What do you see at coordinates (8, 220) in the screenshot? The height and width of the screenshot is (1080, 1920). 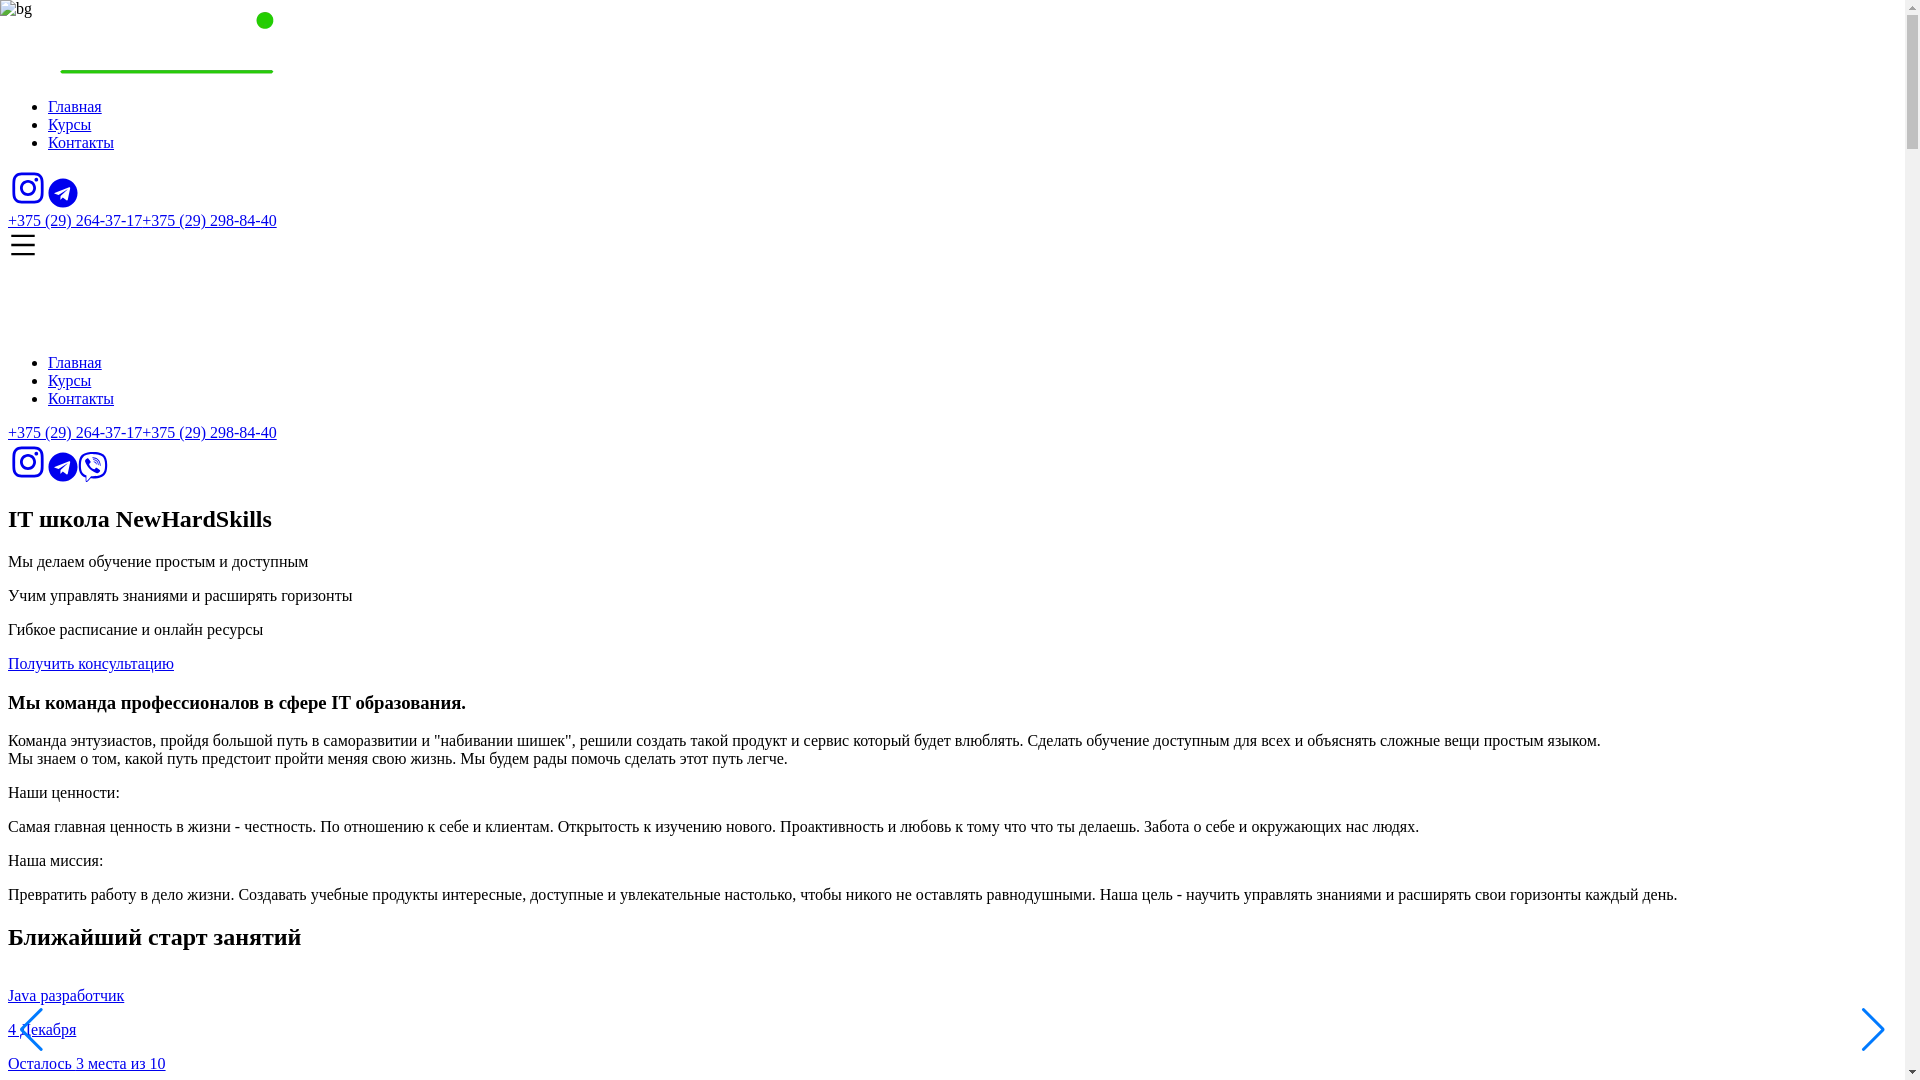 I see `'+375 (29) 264-37-17'` at bounding box center [8, 220].